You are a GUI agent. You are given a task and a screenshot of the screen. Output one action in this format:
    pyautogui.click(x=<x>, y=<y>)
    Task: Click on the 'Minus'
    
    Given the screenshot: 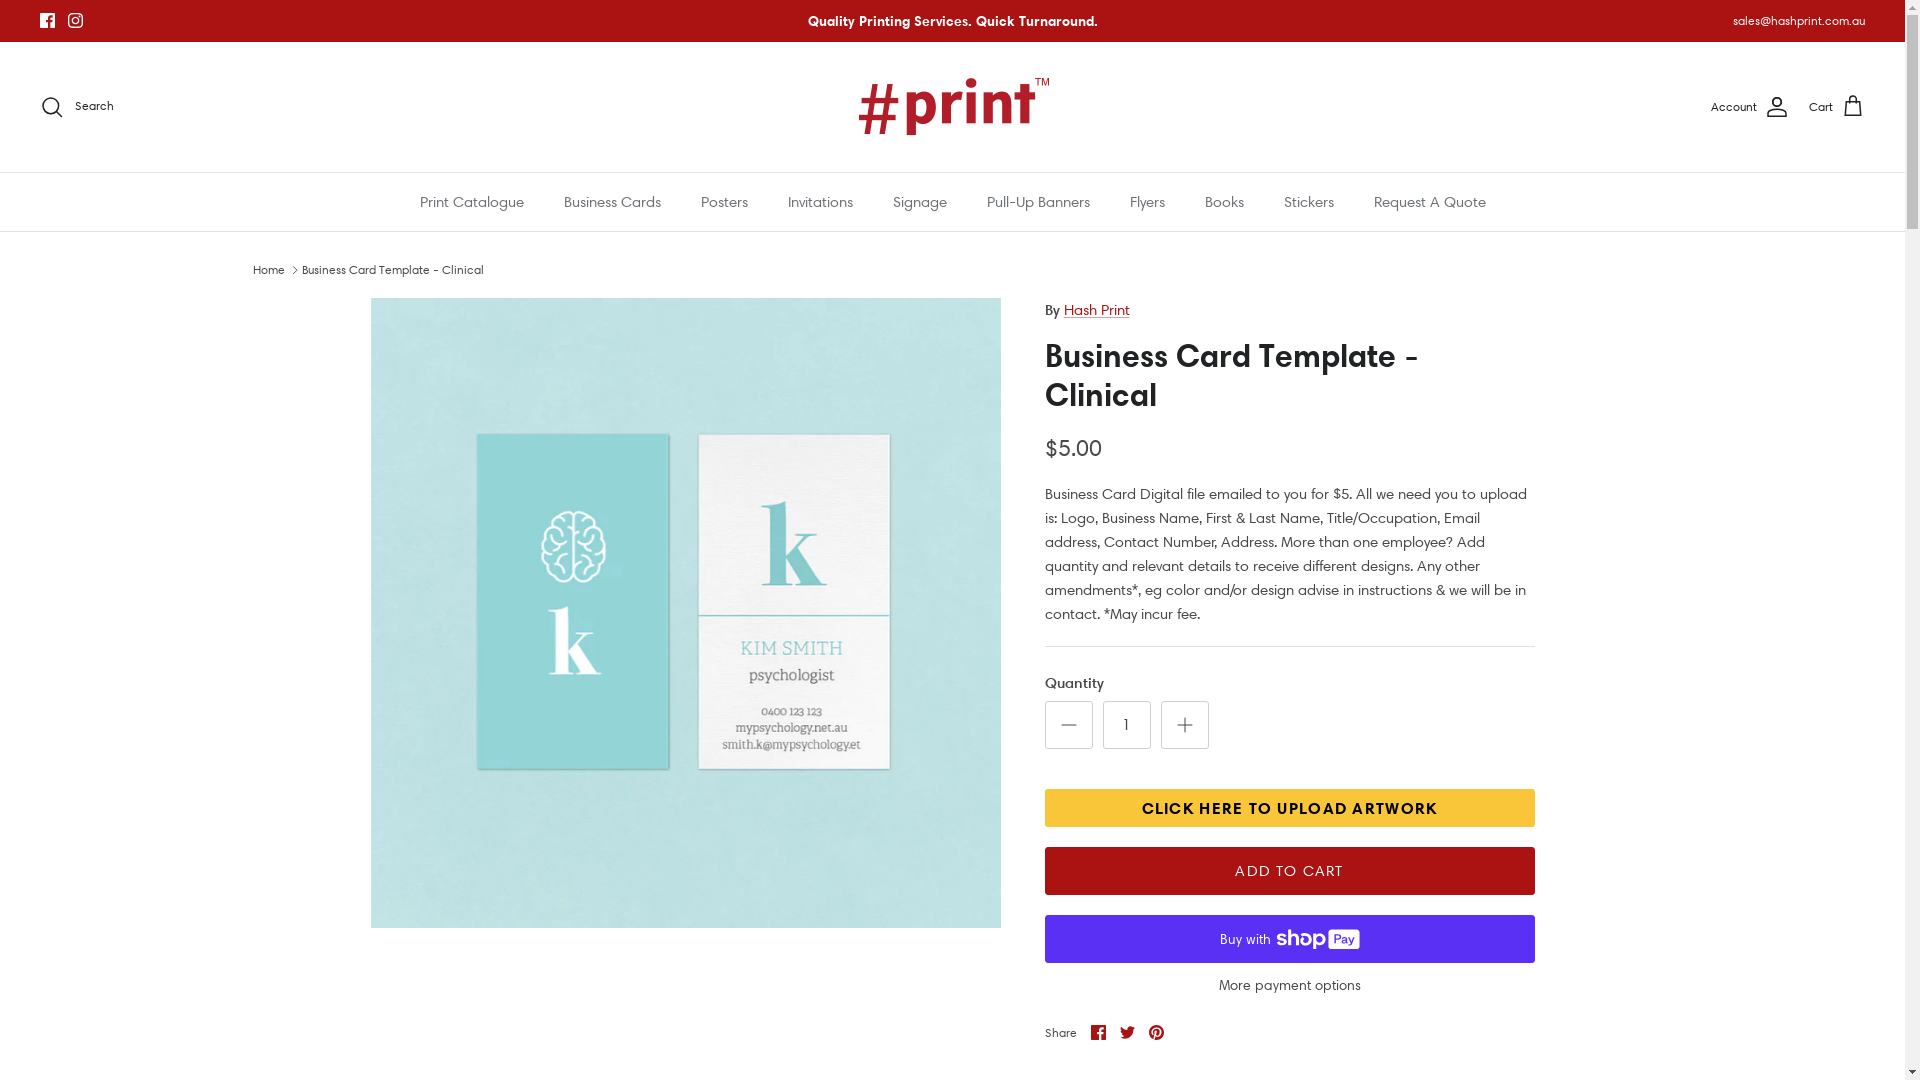 What is the action you would take?
    pyautogui.click(x=1066, y=725)
    